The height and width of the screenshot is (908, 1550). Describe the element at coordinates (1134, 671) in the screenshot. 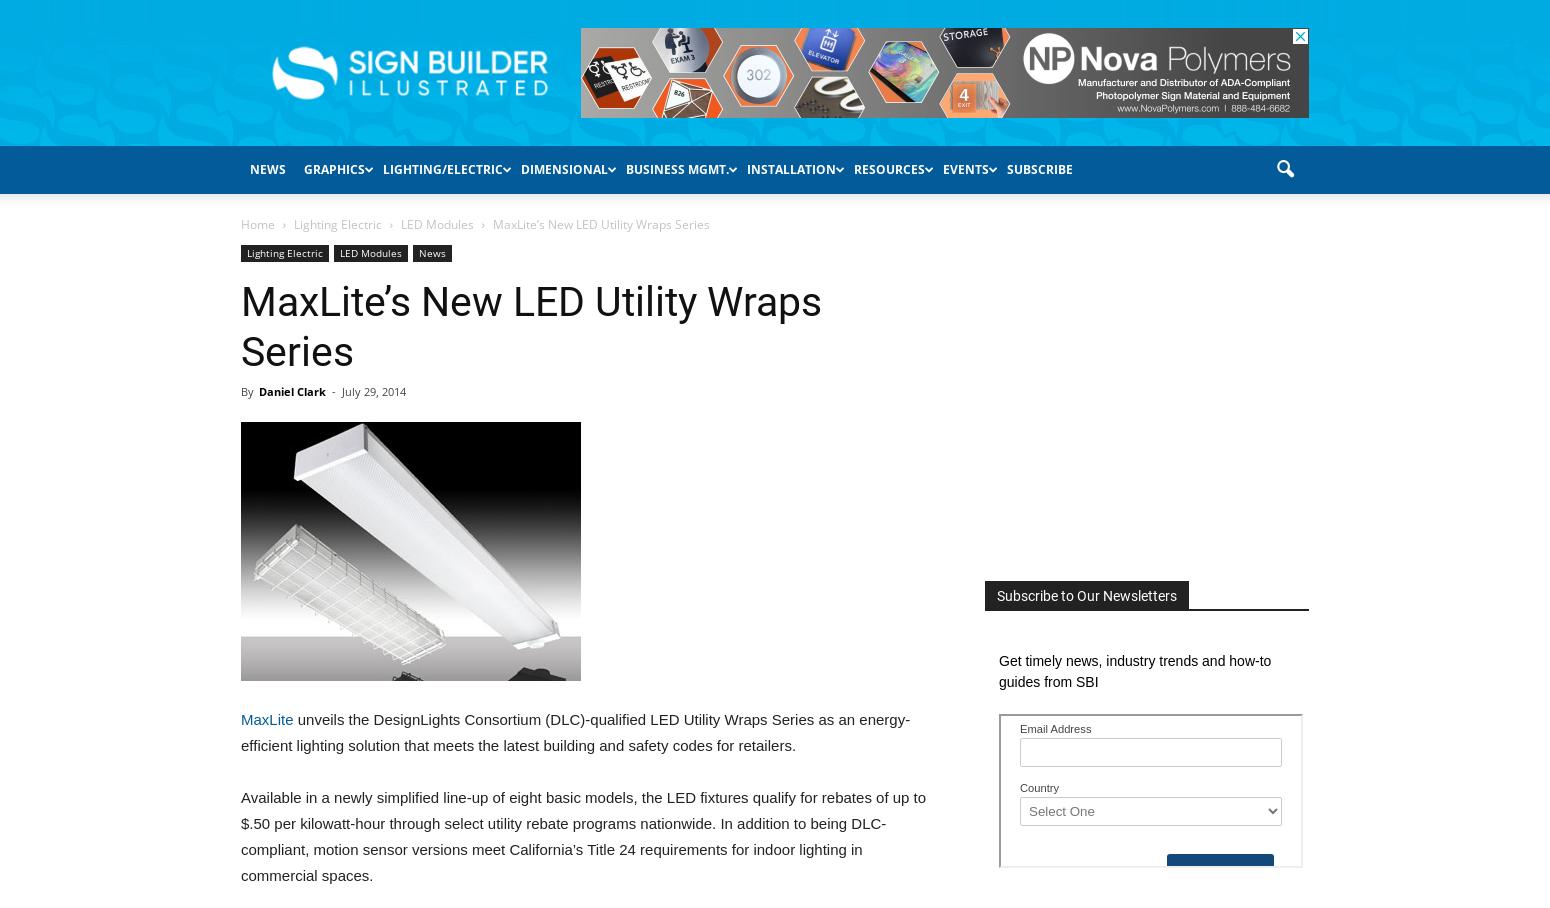

I see `'Get timely news, industry trends and how-to guides from SBI'` at that location.